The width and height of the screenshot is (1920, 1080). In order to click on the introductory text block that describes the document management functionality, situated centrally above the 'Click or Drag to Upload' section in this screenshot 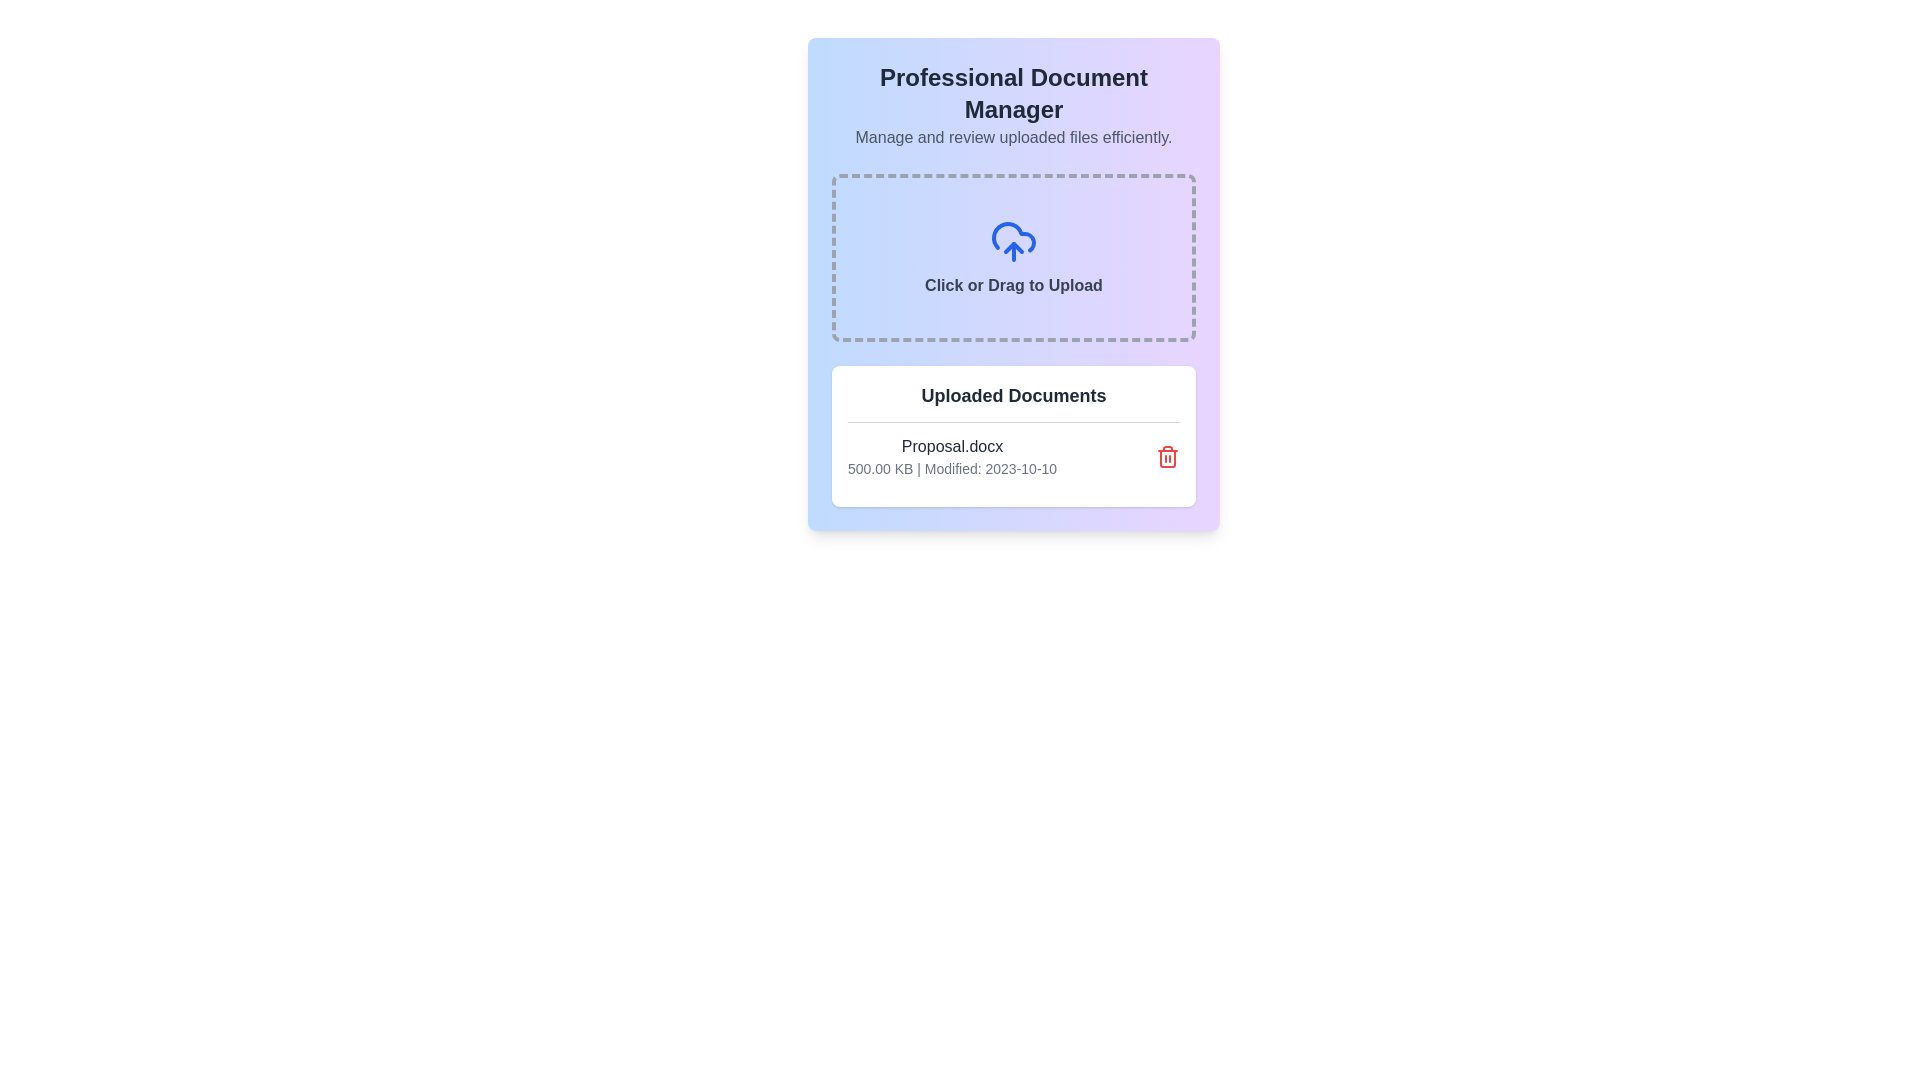, I will do `click(1013, 105)`.